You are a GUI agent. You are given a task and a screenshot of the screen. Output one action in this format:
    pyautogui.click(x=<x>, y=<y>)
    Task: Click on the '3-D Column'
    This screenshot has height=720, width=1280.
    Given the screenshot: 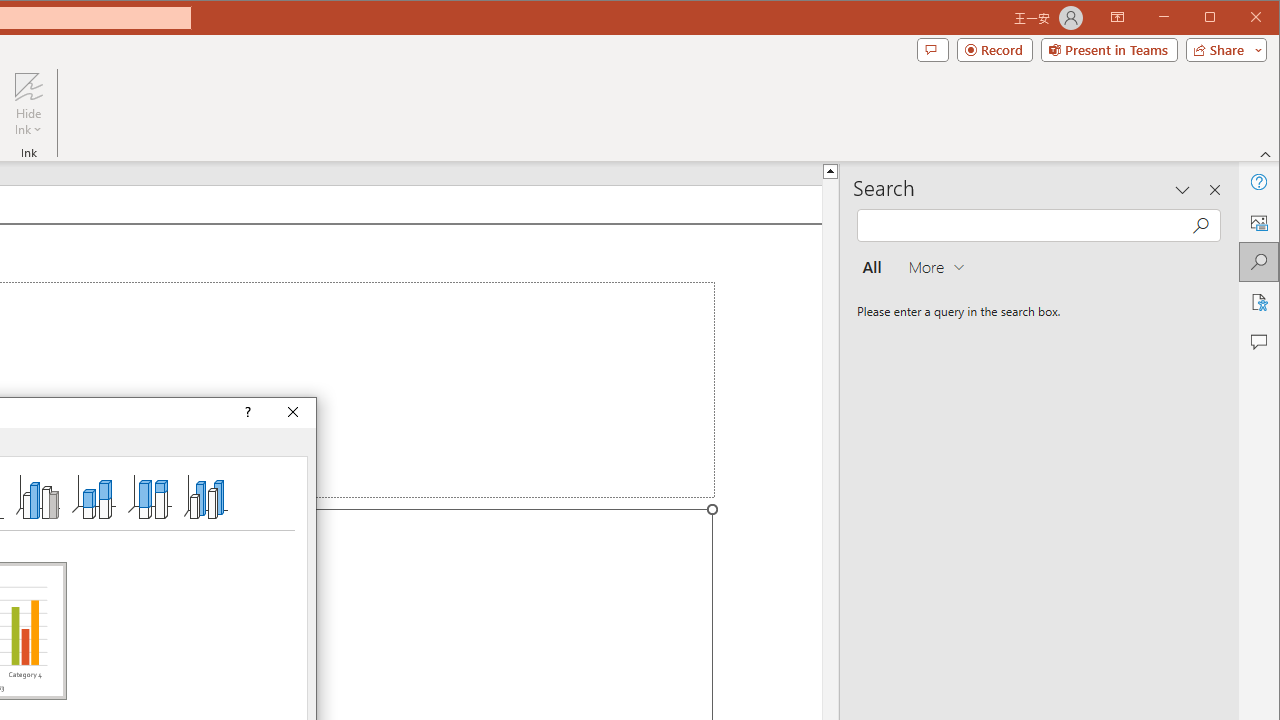 What is the action you would take?
    pyautogui.click(x=206, y=495)
    